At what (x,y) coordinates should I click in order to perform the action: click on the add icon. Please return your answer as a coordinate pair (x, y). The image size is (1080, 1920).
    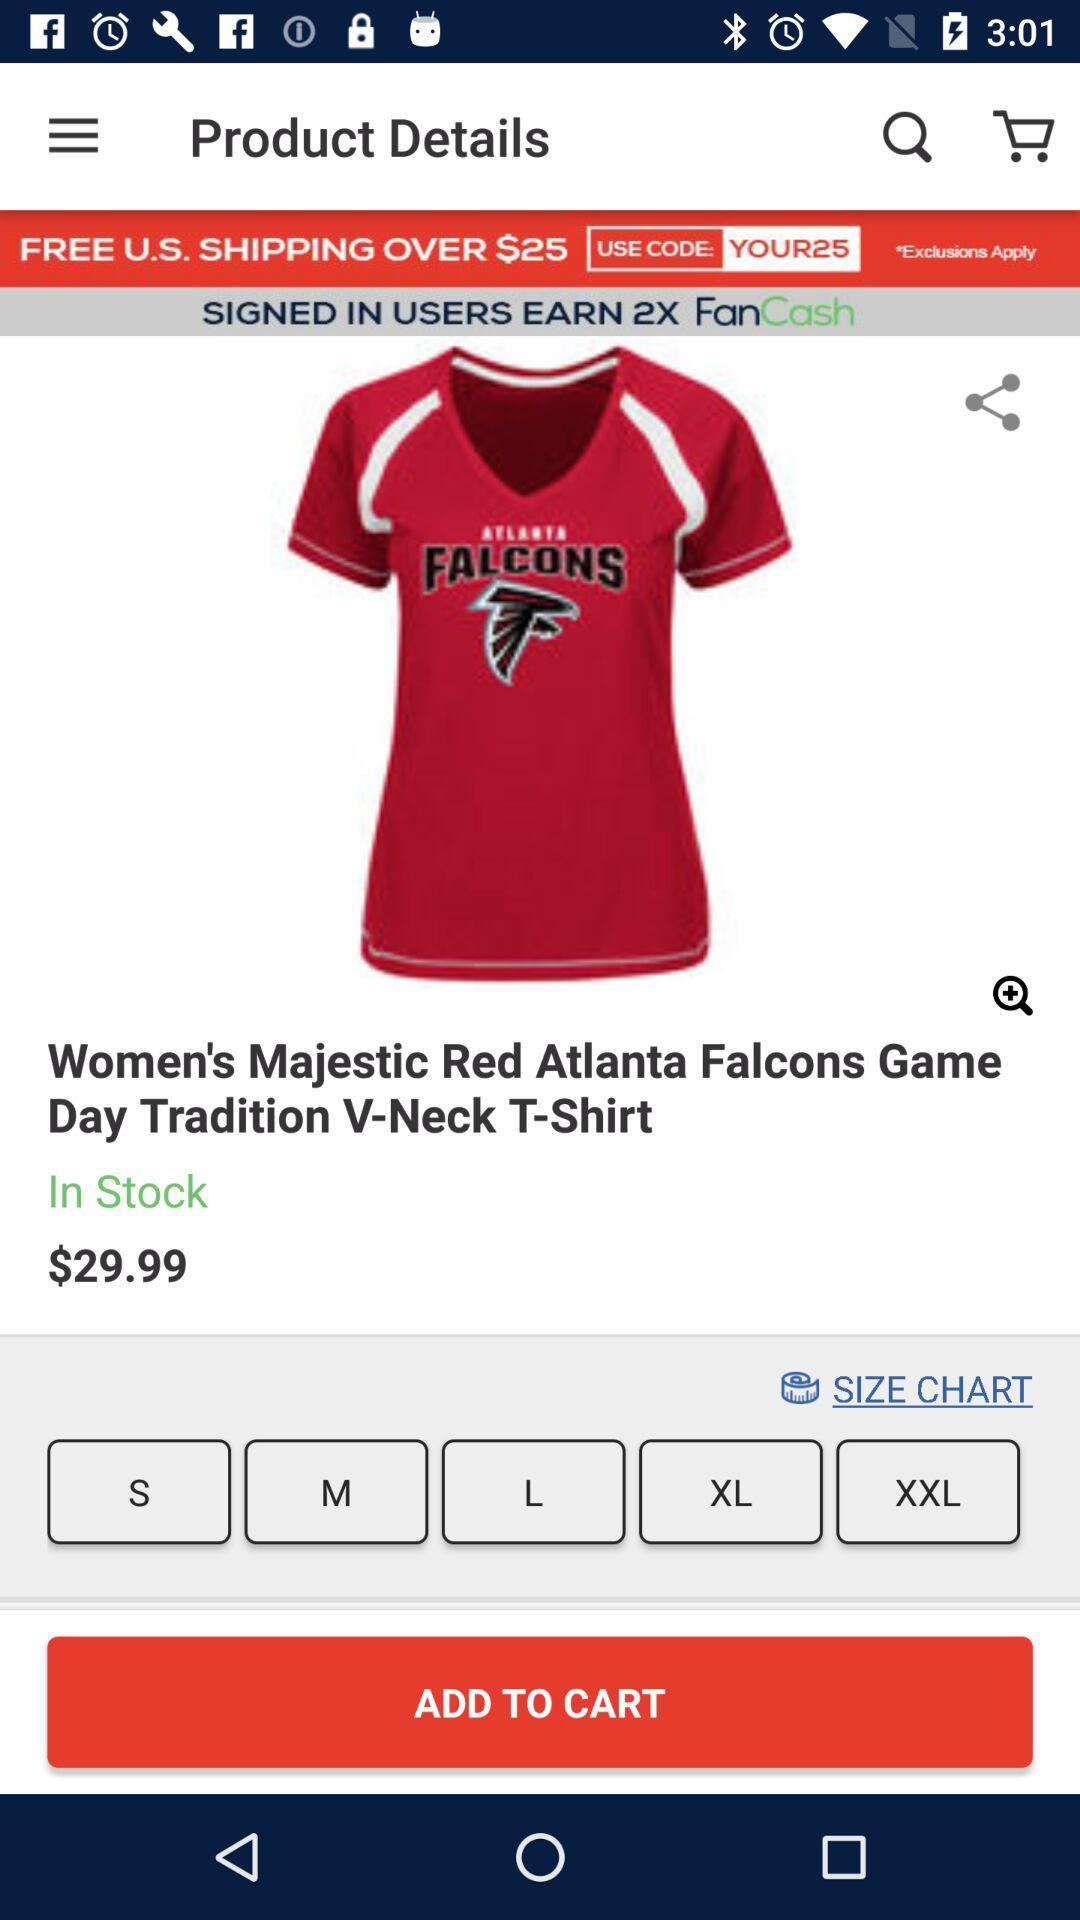
    Looking at the image, I should click on (1012, 995).